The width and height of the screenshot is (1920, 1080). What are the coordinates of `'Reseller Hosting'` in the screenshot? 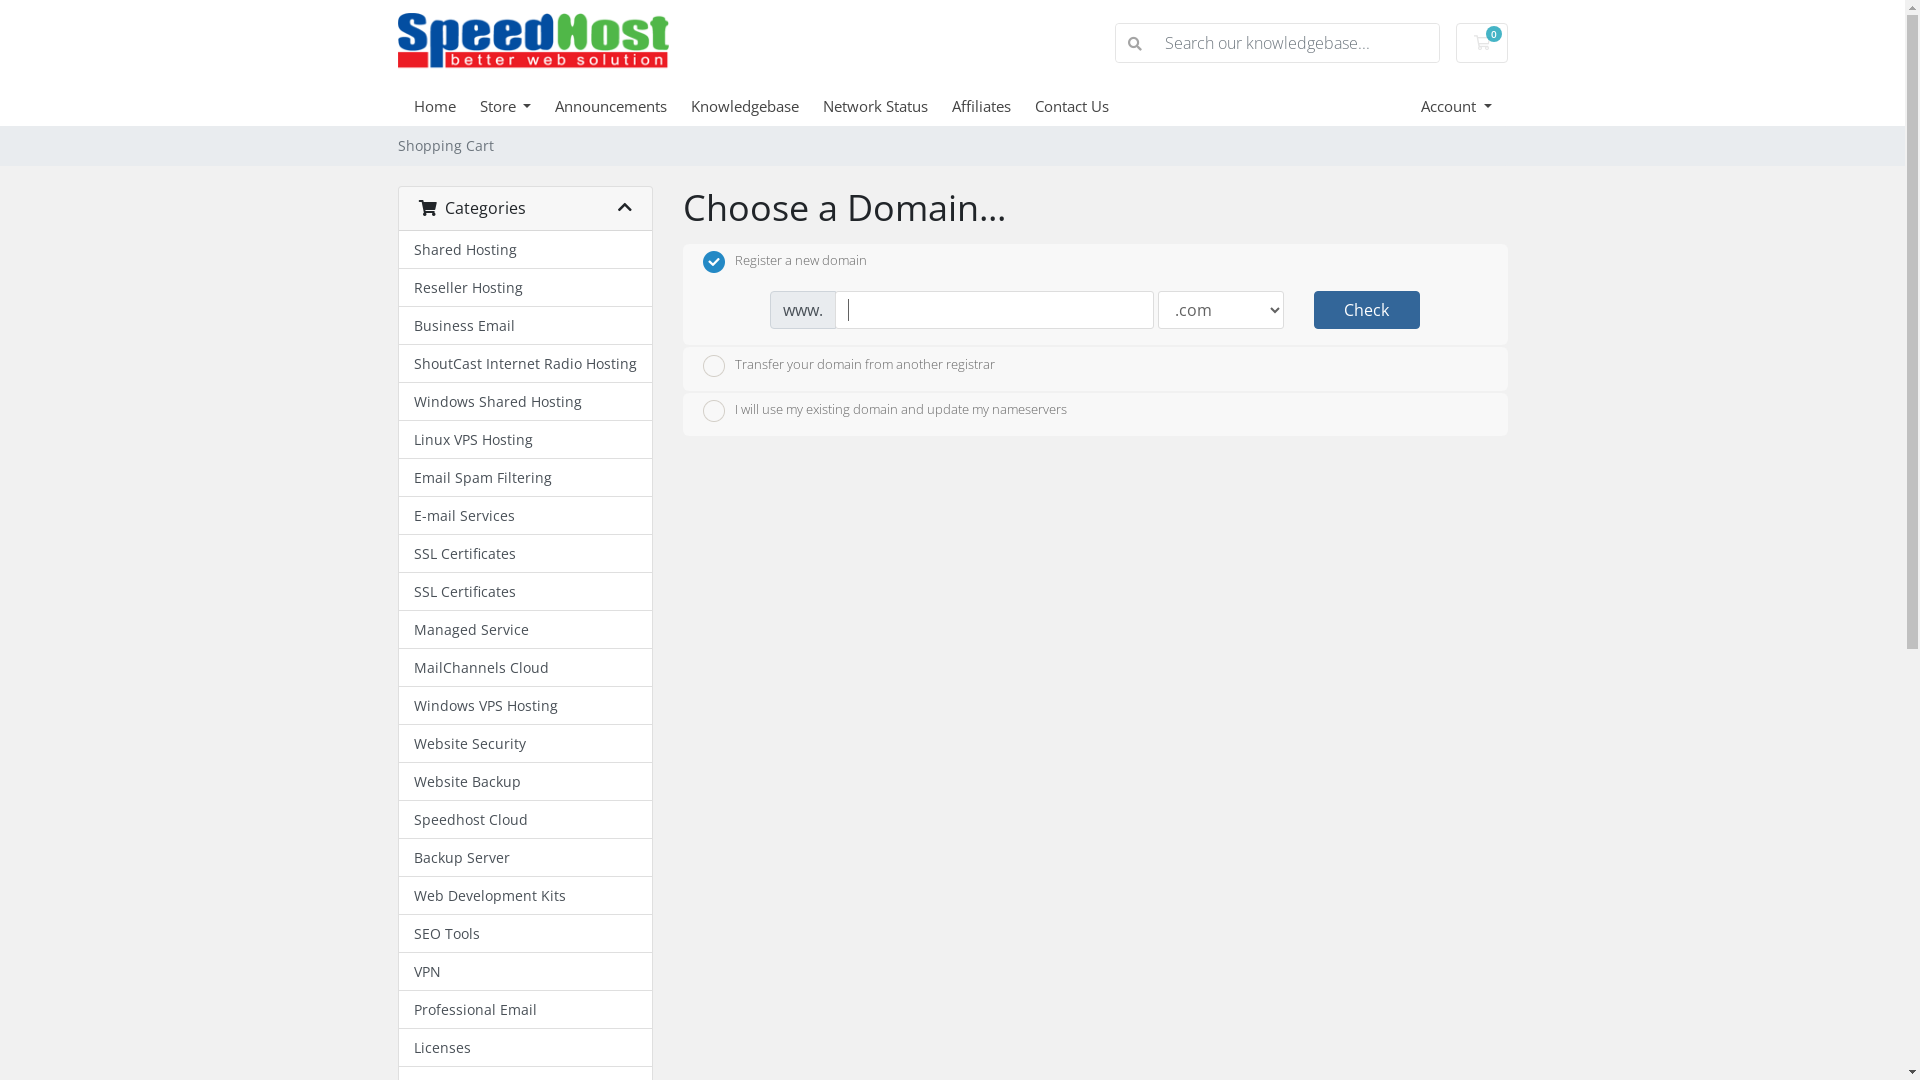 It's located at (524, 288).